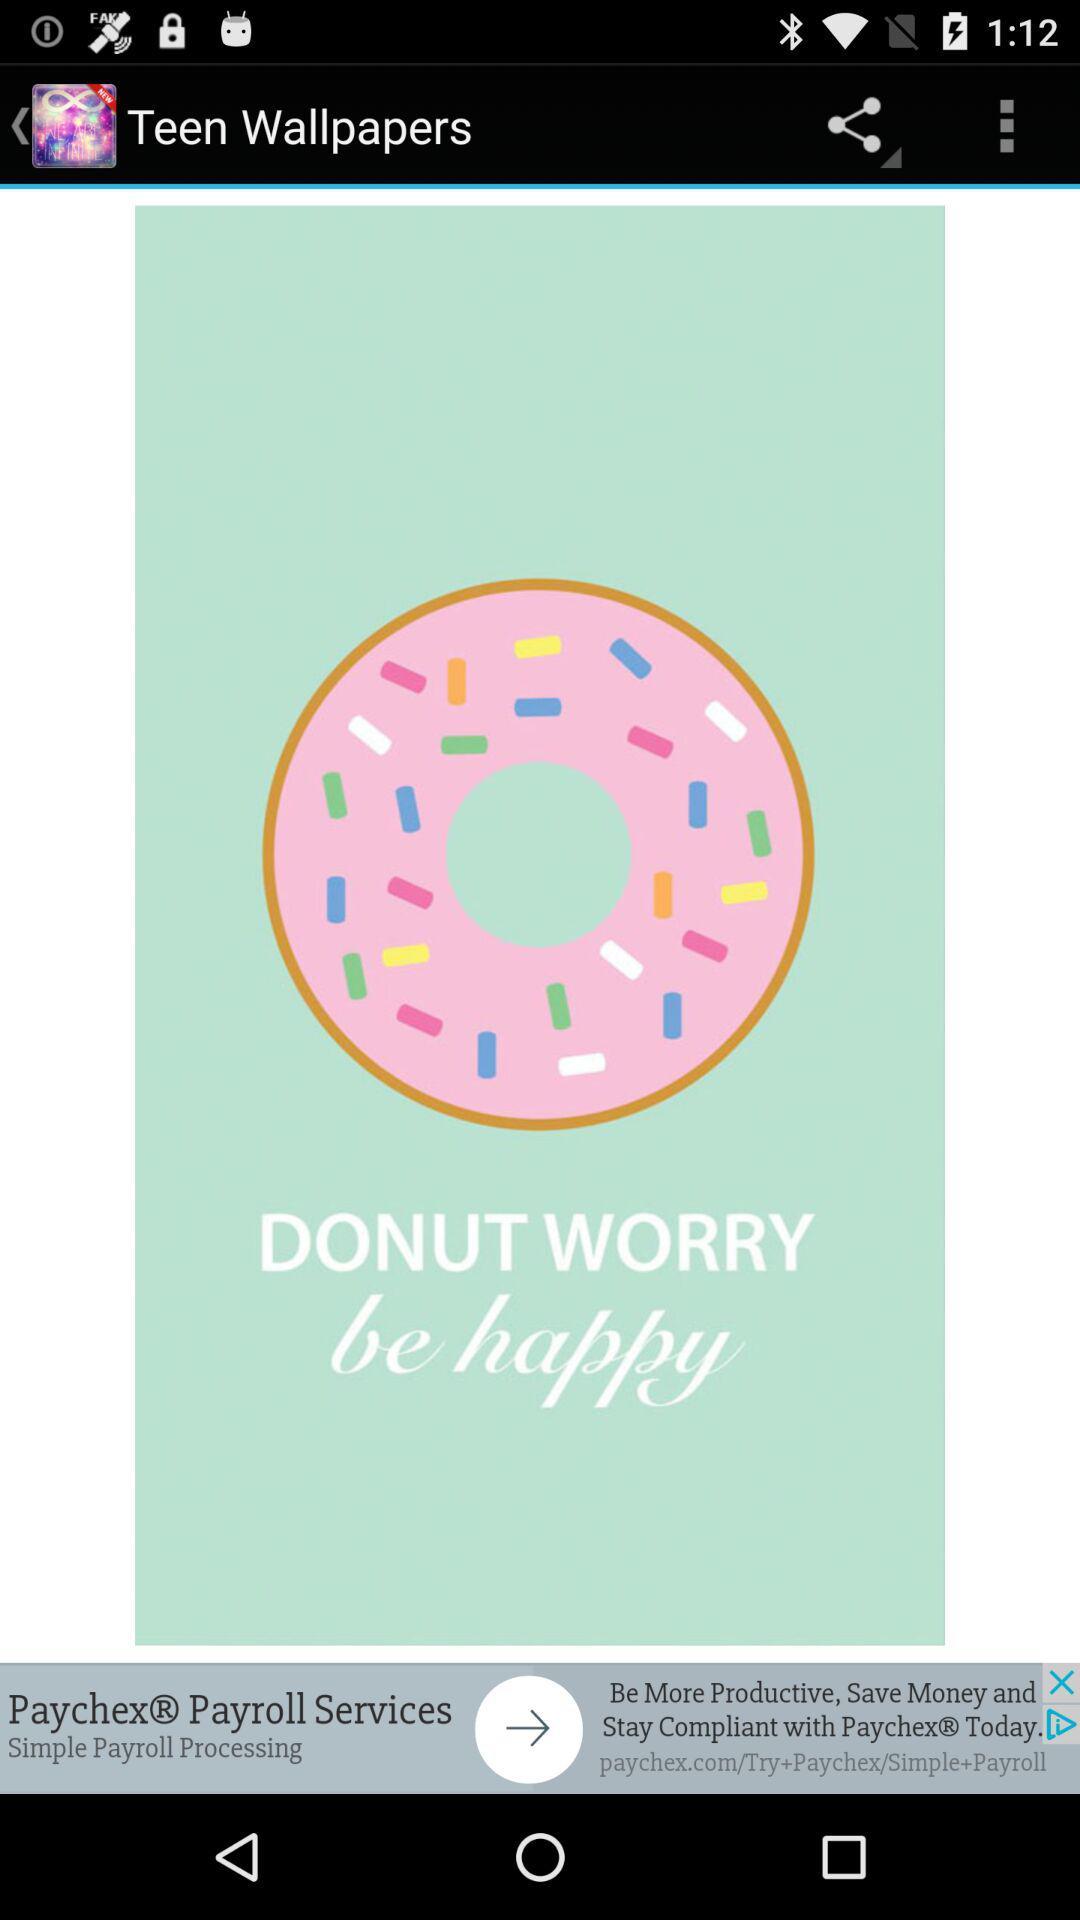  I want to click on paychex app, so click(540, 1727).